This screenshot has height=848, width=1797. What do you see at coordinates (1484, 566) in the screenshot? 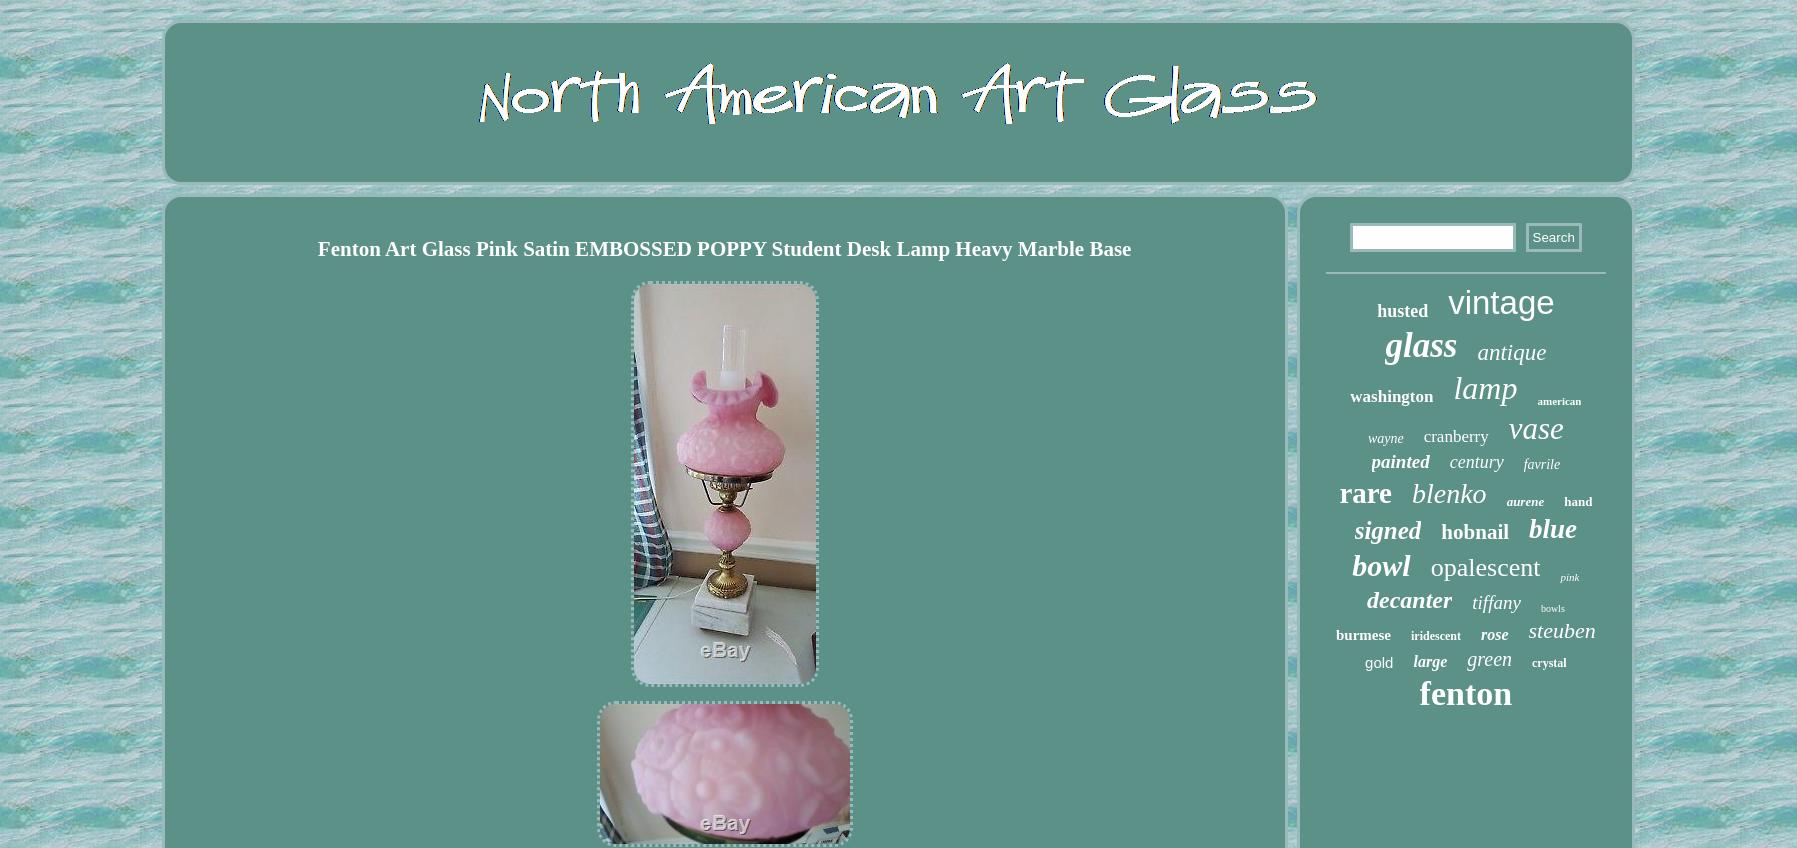
I see `'opalescent'` at bounding box center [1484, 566].